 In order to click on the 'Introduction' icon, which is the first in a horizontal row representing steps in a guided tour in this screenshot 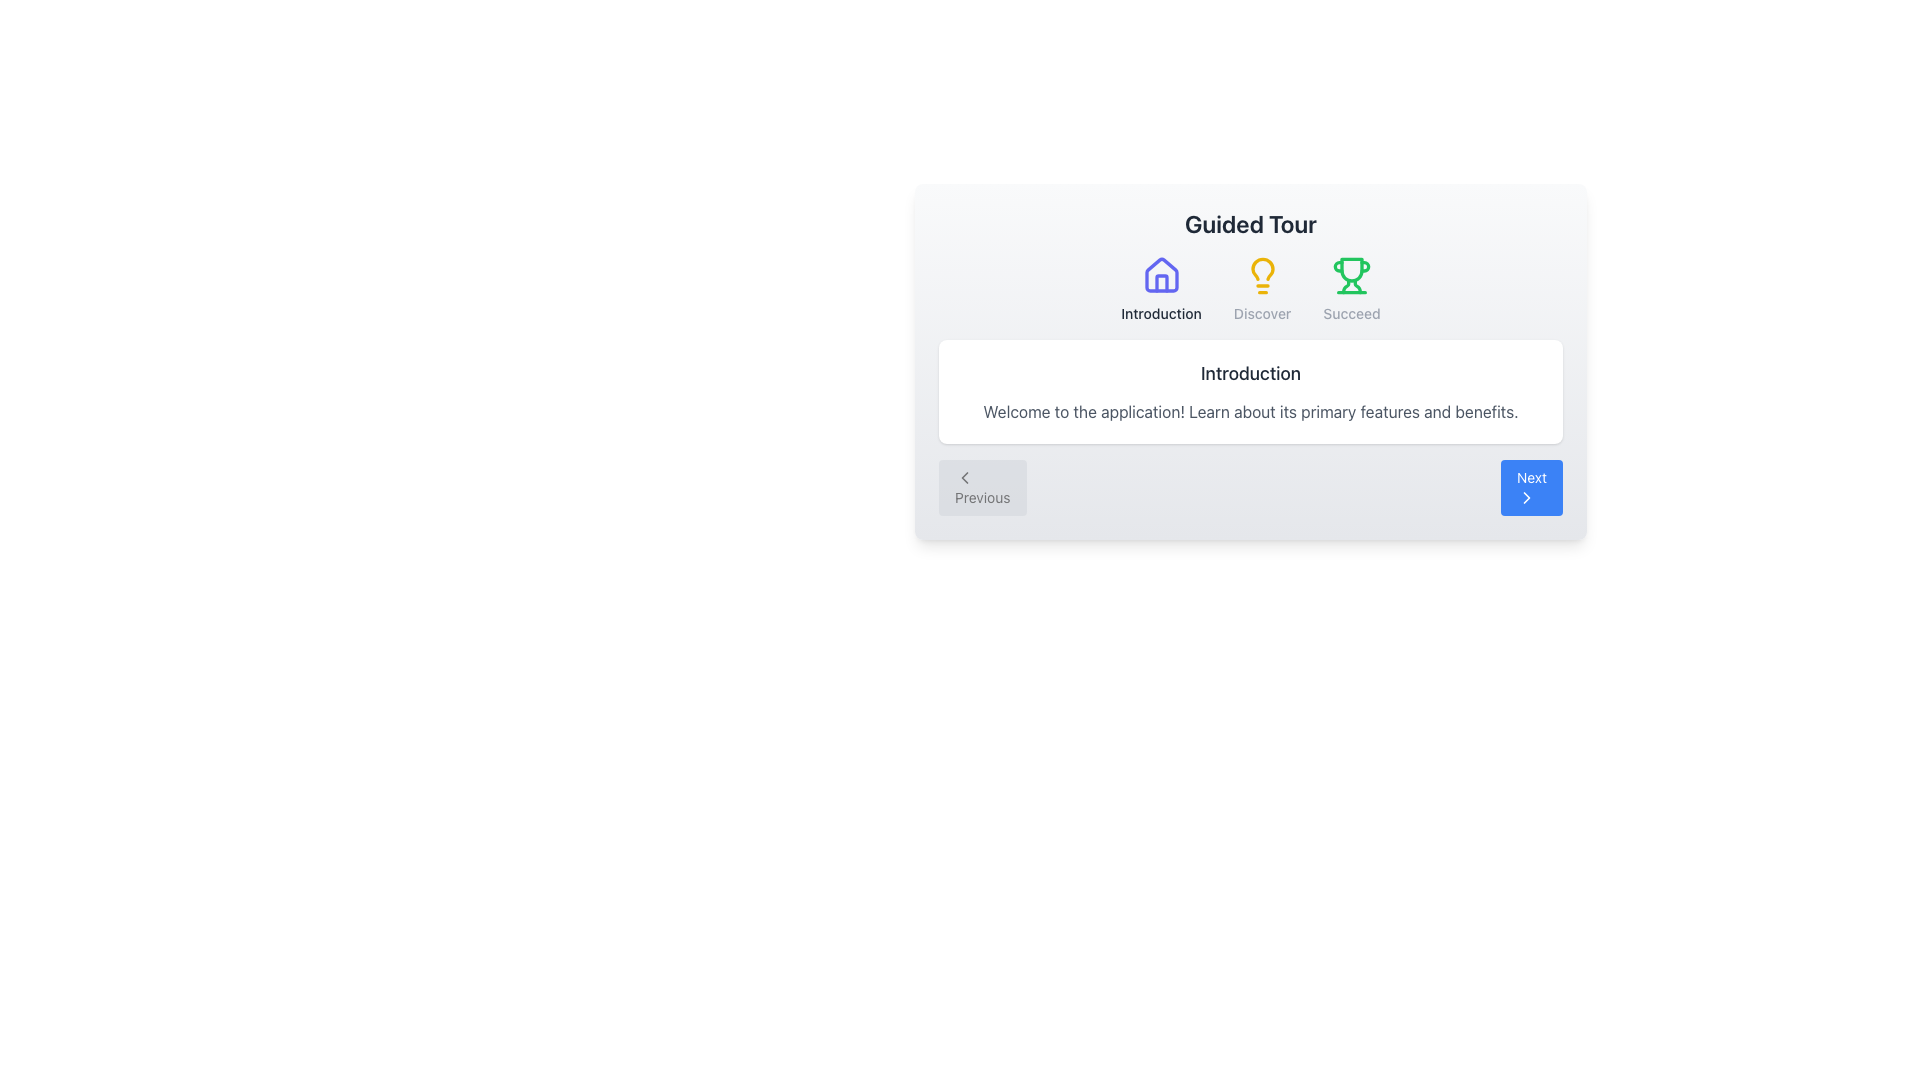, I will do `click(1161, 276)`.